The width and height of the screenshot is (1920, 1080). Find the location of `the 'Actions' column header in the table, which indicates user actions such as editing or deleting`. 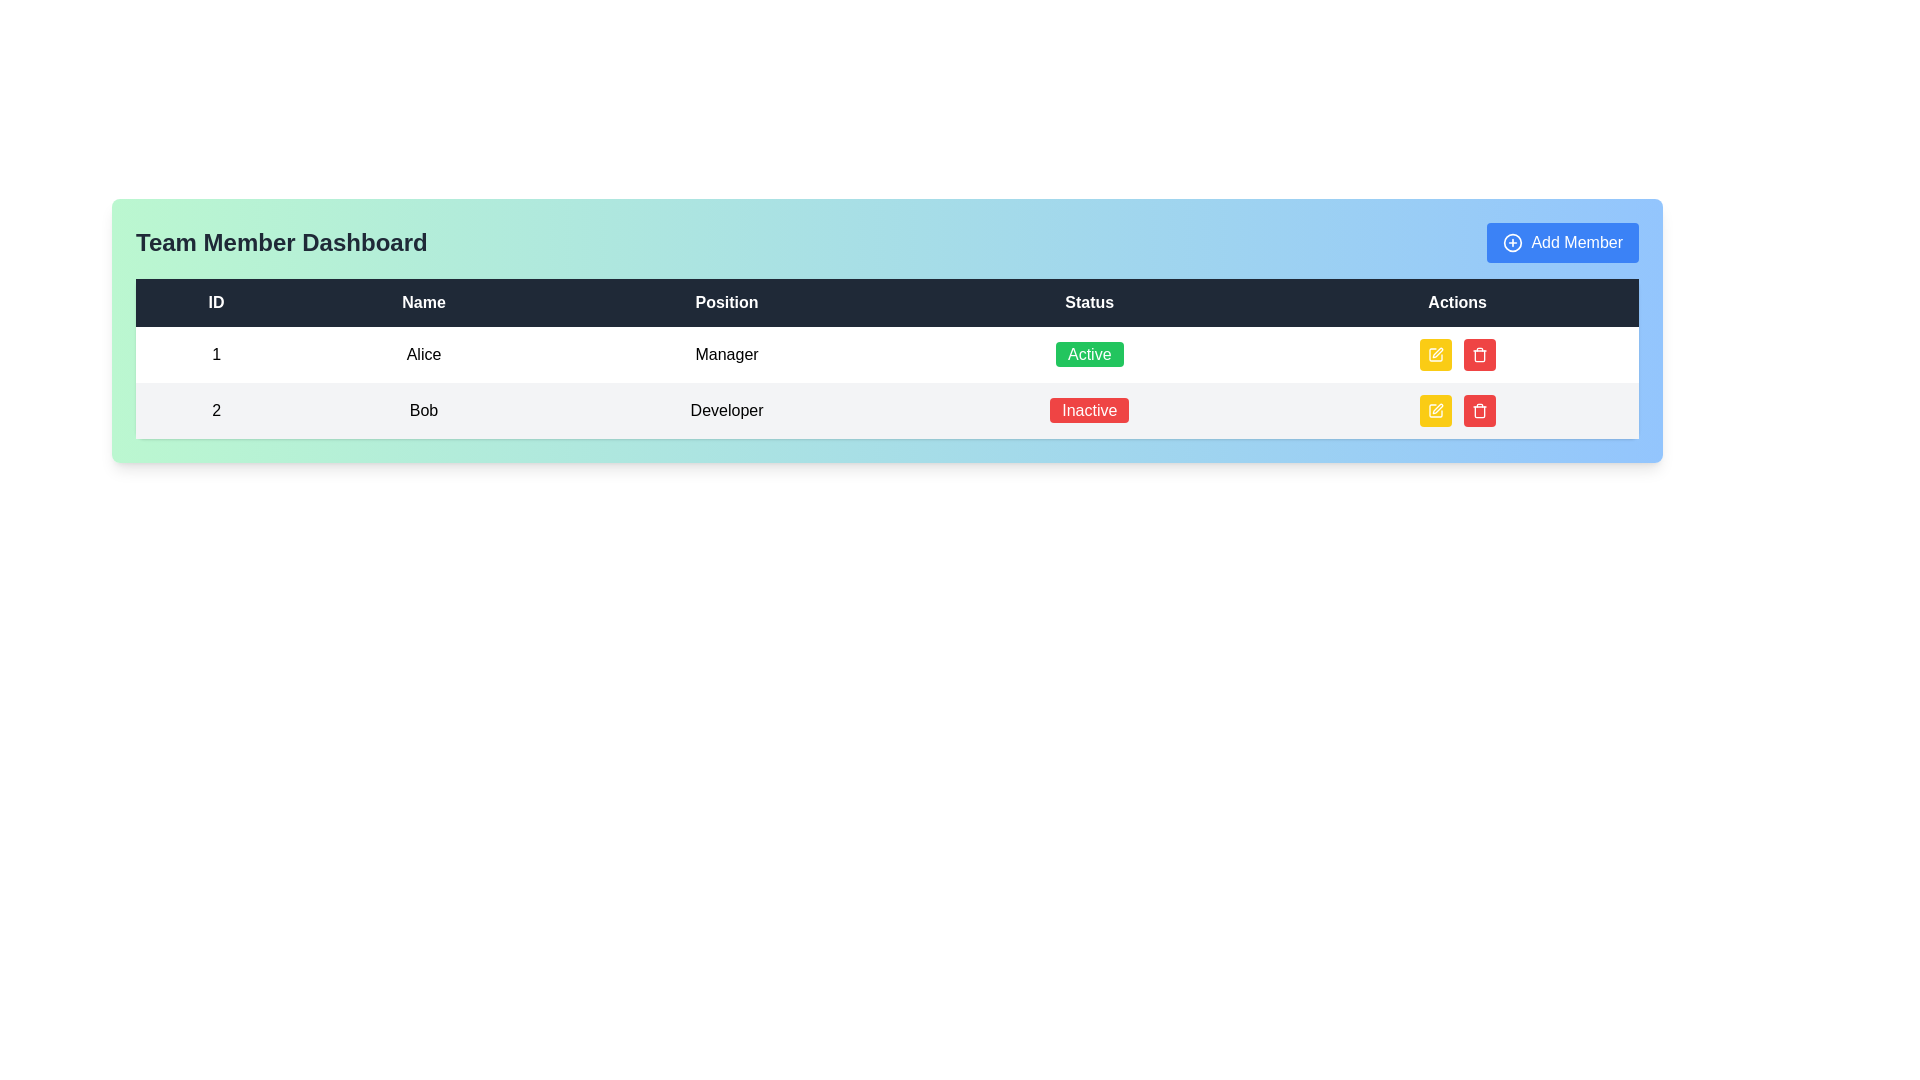

the 'Actions' column header in the table, which indicates user actions such as editing or deleting is located at coordinates (1457, 303).